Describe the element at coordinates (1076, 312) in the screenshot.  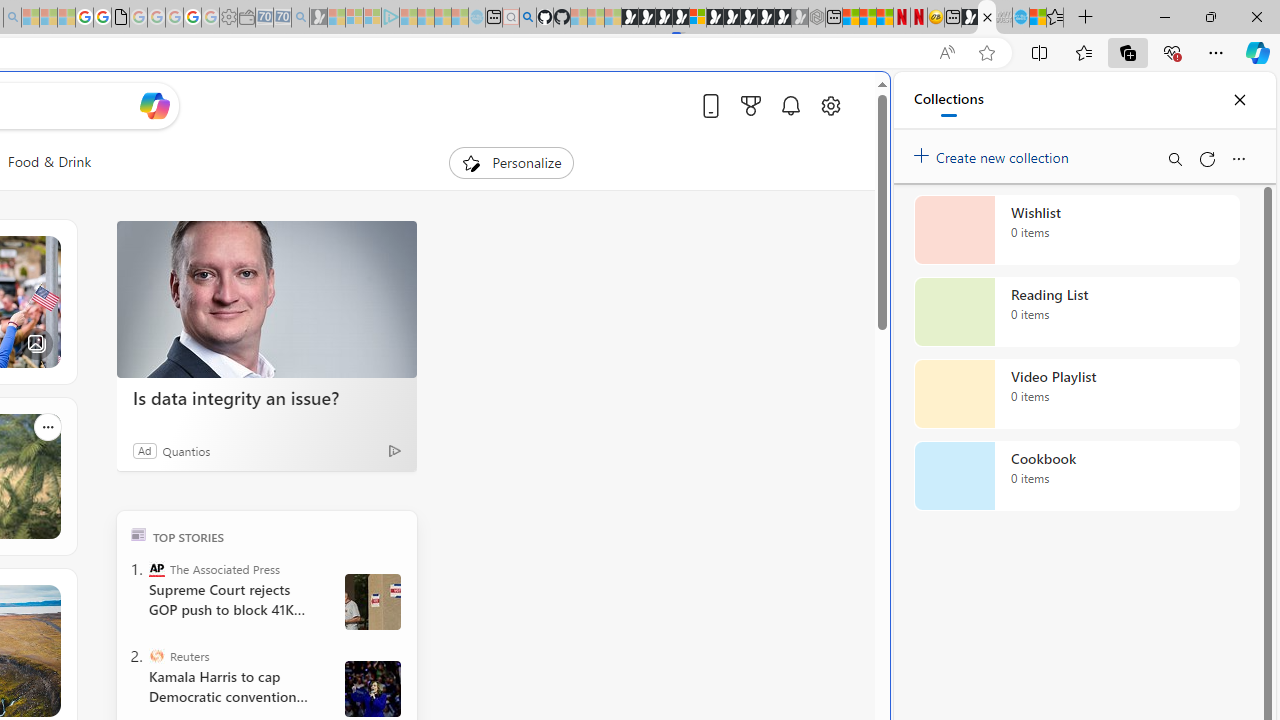
I see `'Reading List collection, 0 items'` at that location.